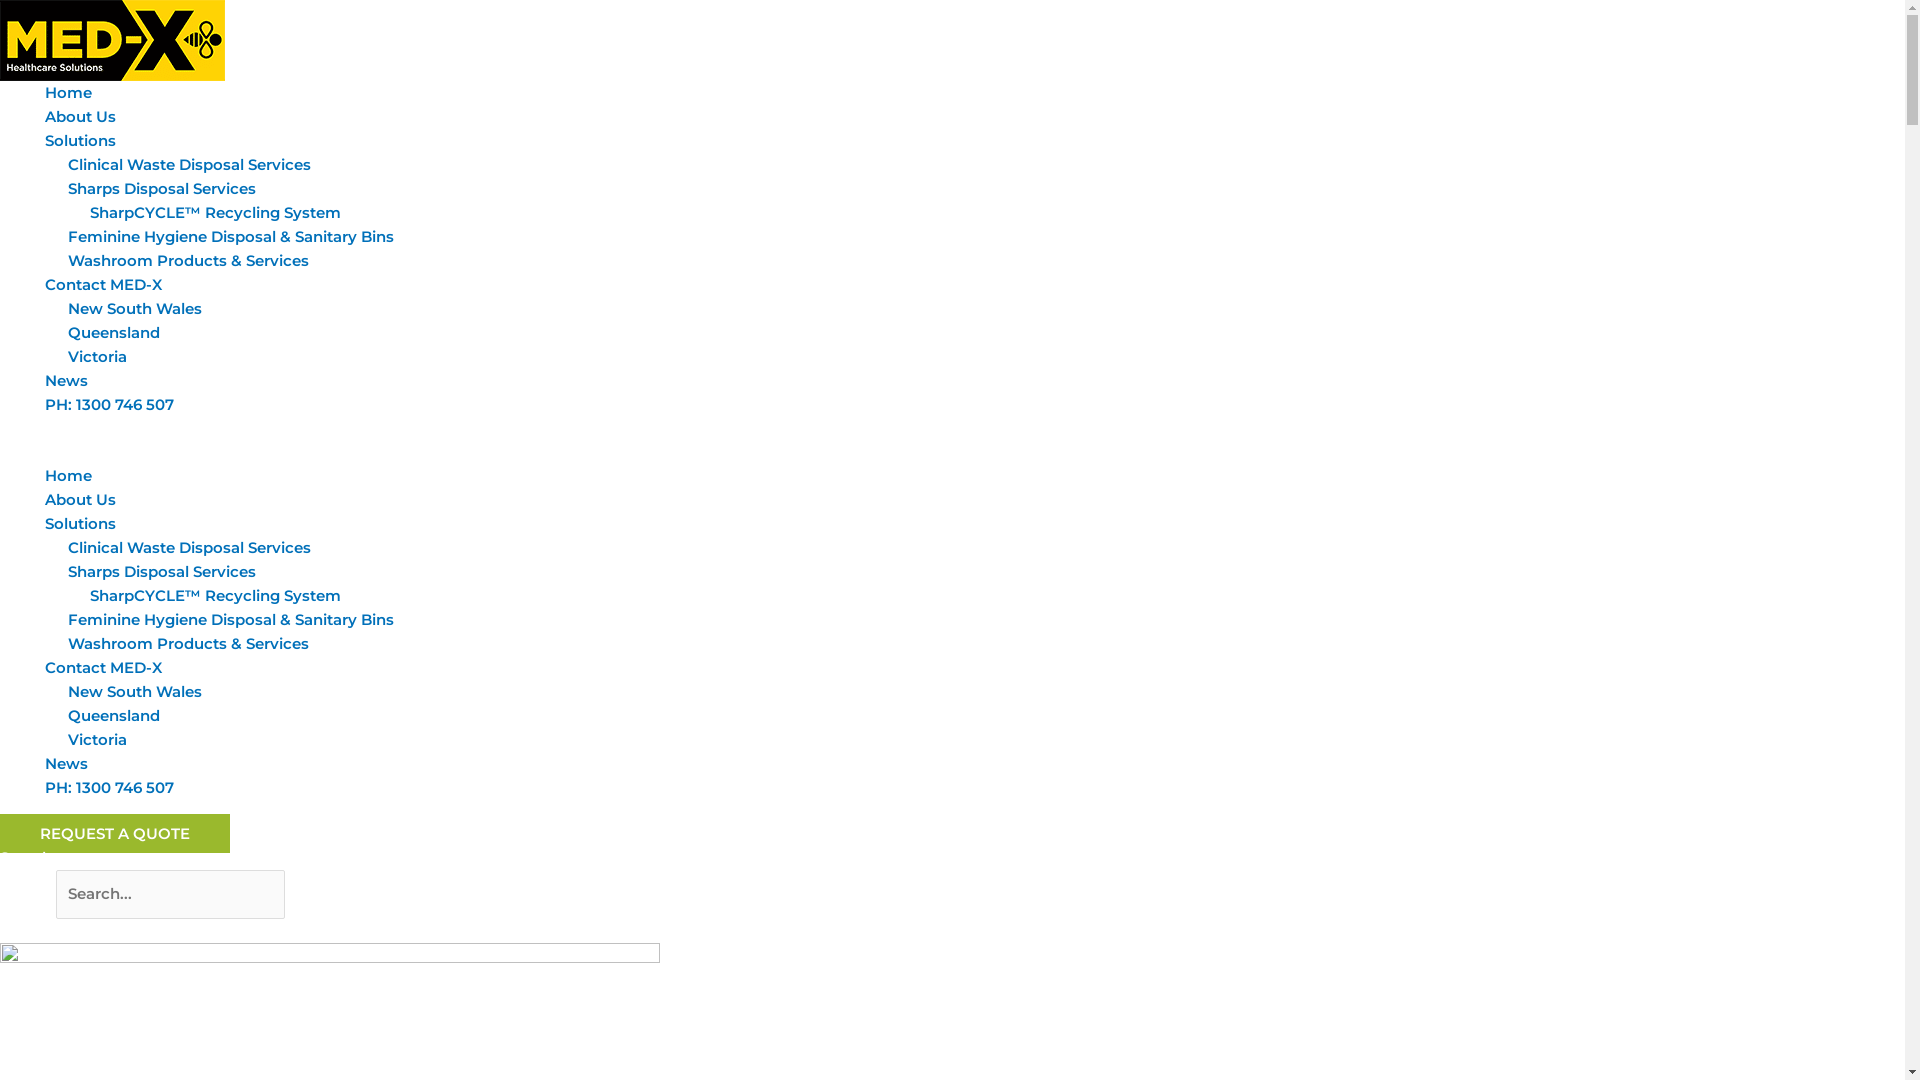  Describe the element at coordinates (189, 163) in the screenshot. I see `'Clinical Waste Disposal Services'` at that location.